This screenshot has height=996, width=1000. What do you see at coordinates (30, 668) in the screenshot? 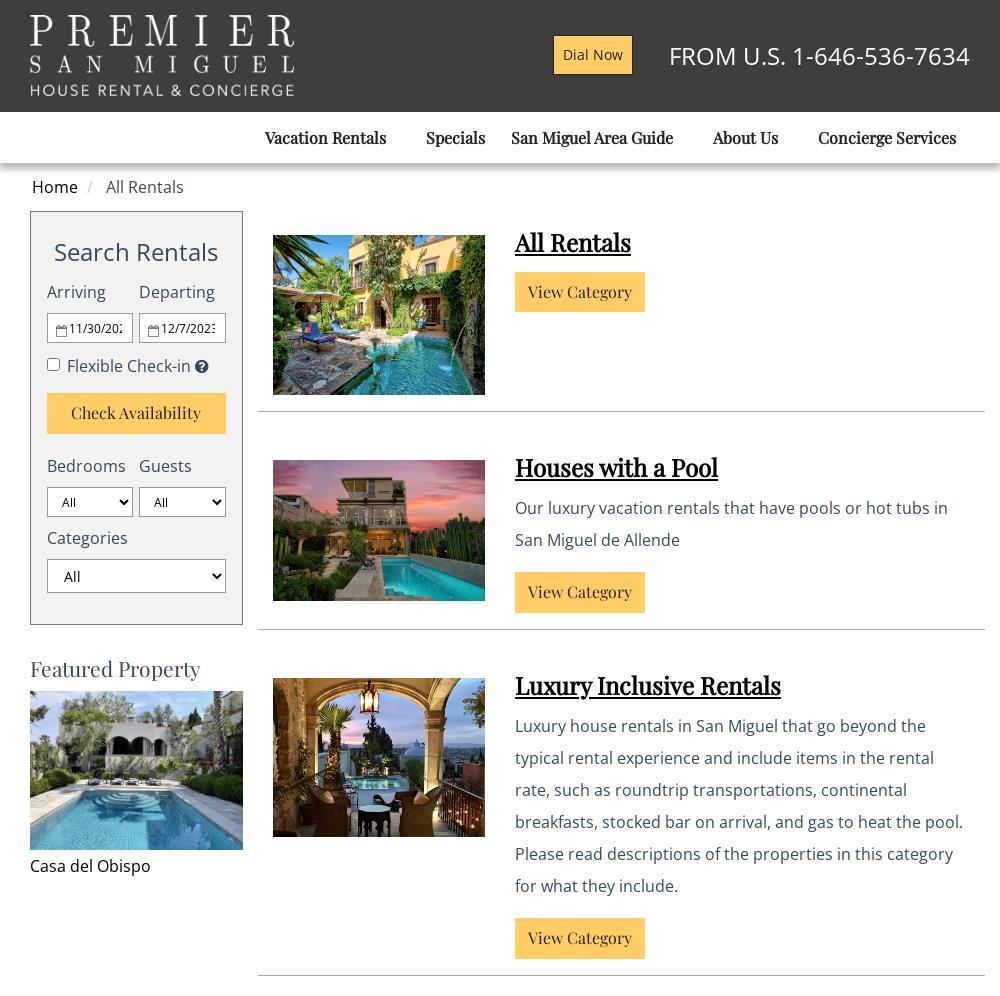
I see `'Featured Property'` at bounding box center [30, 668].